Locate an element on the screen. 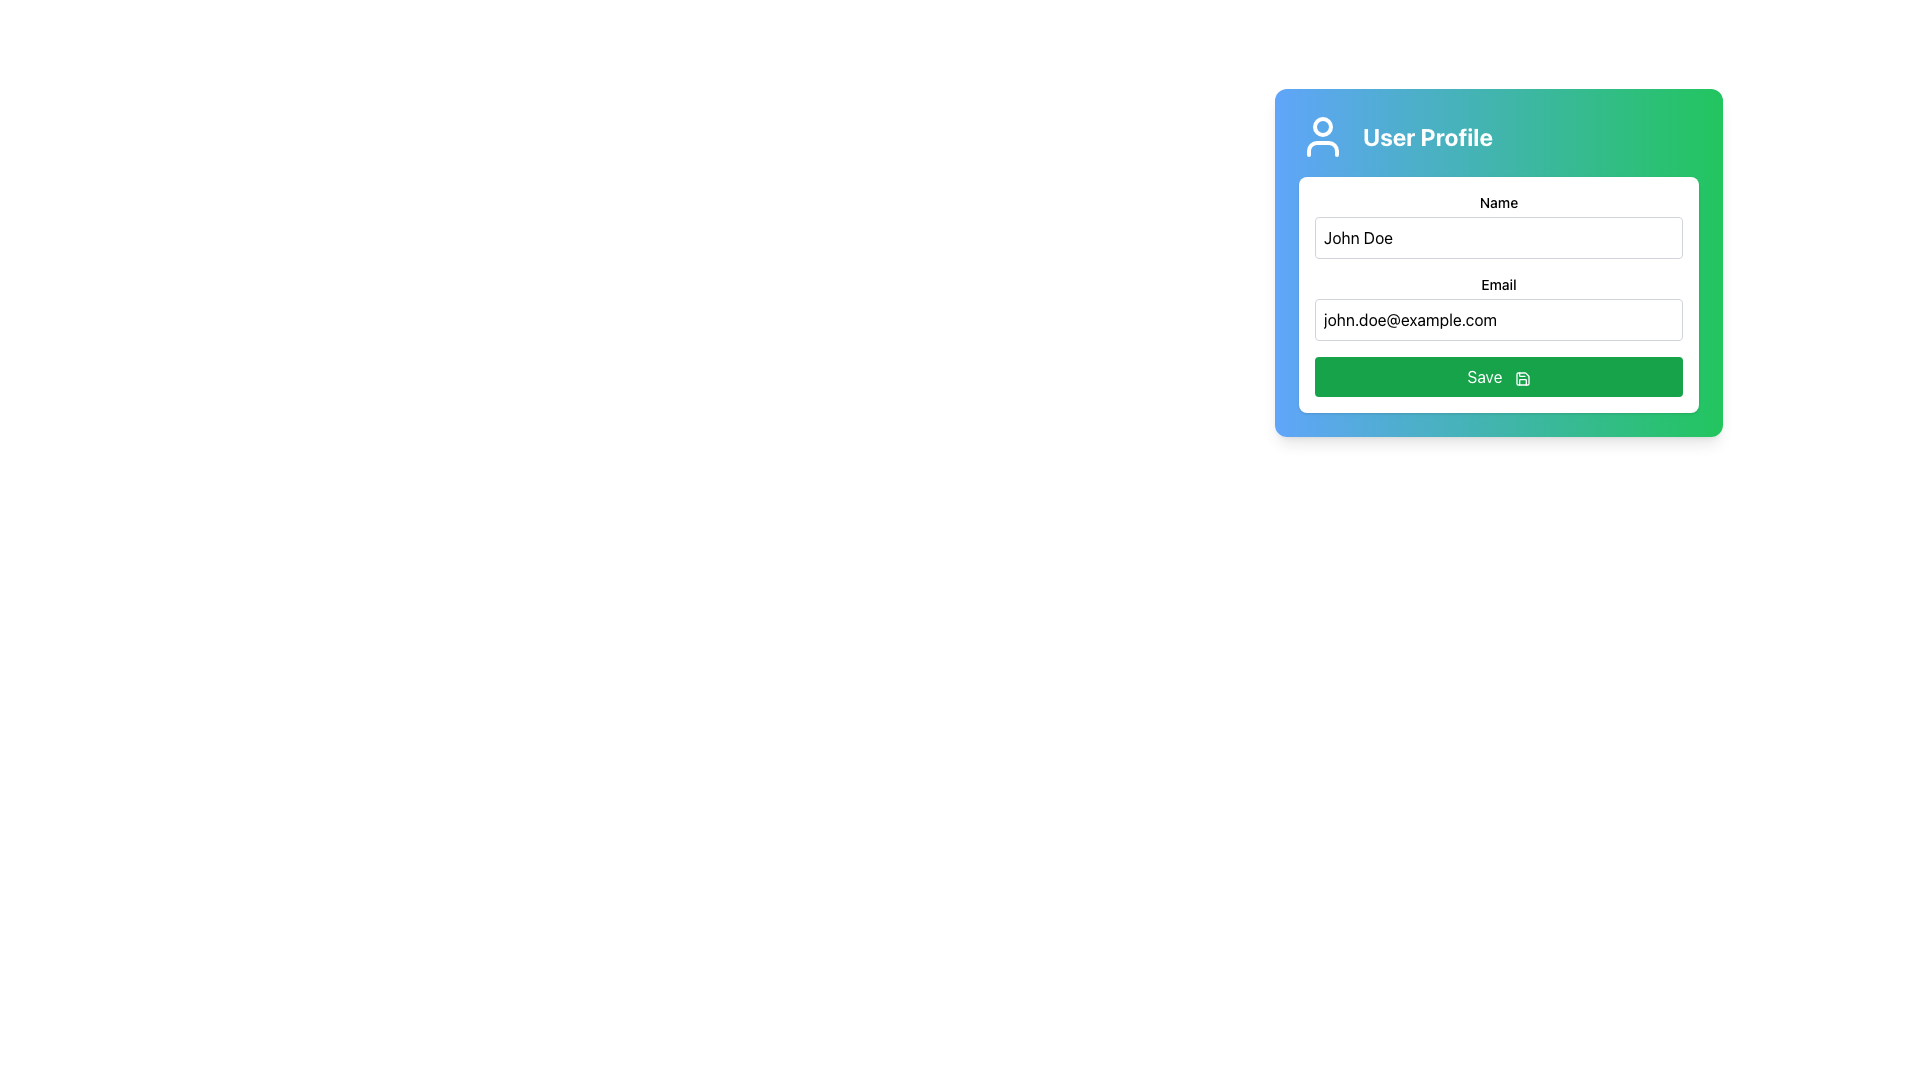  the green 'Save' button with rounded corners at the bottom of the card is located at coordinates (1498, 377).